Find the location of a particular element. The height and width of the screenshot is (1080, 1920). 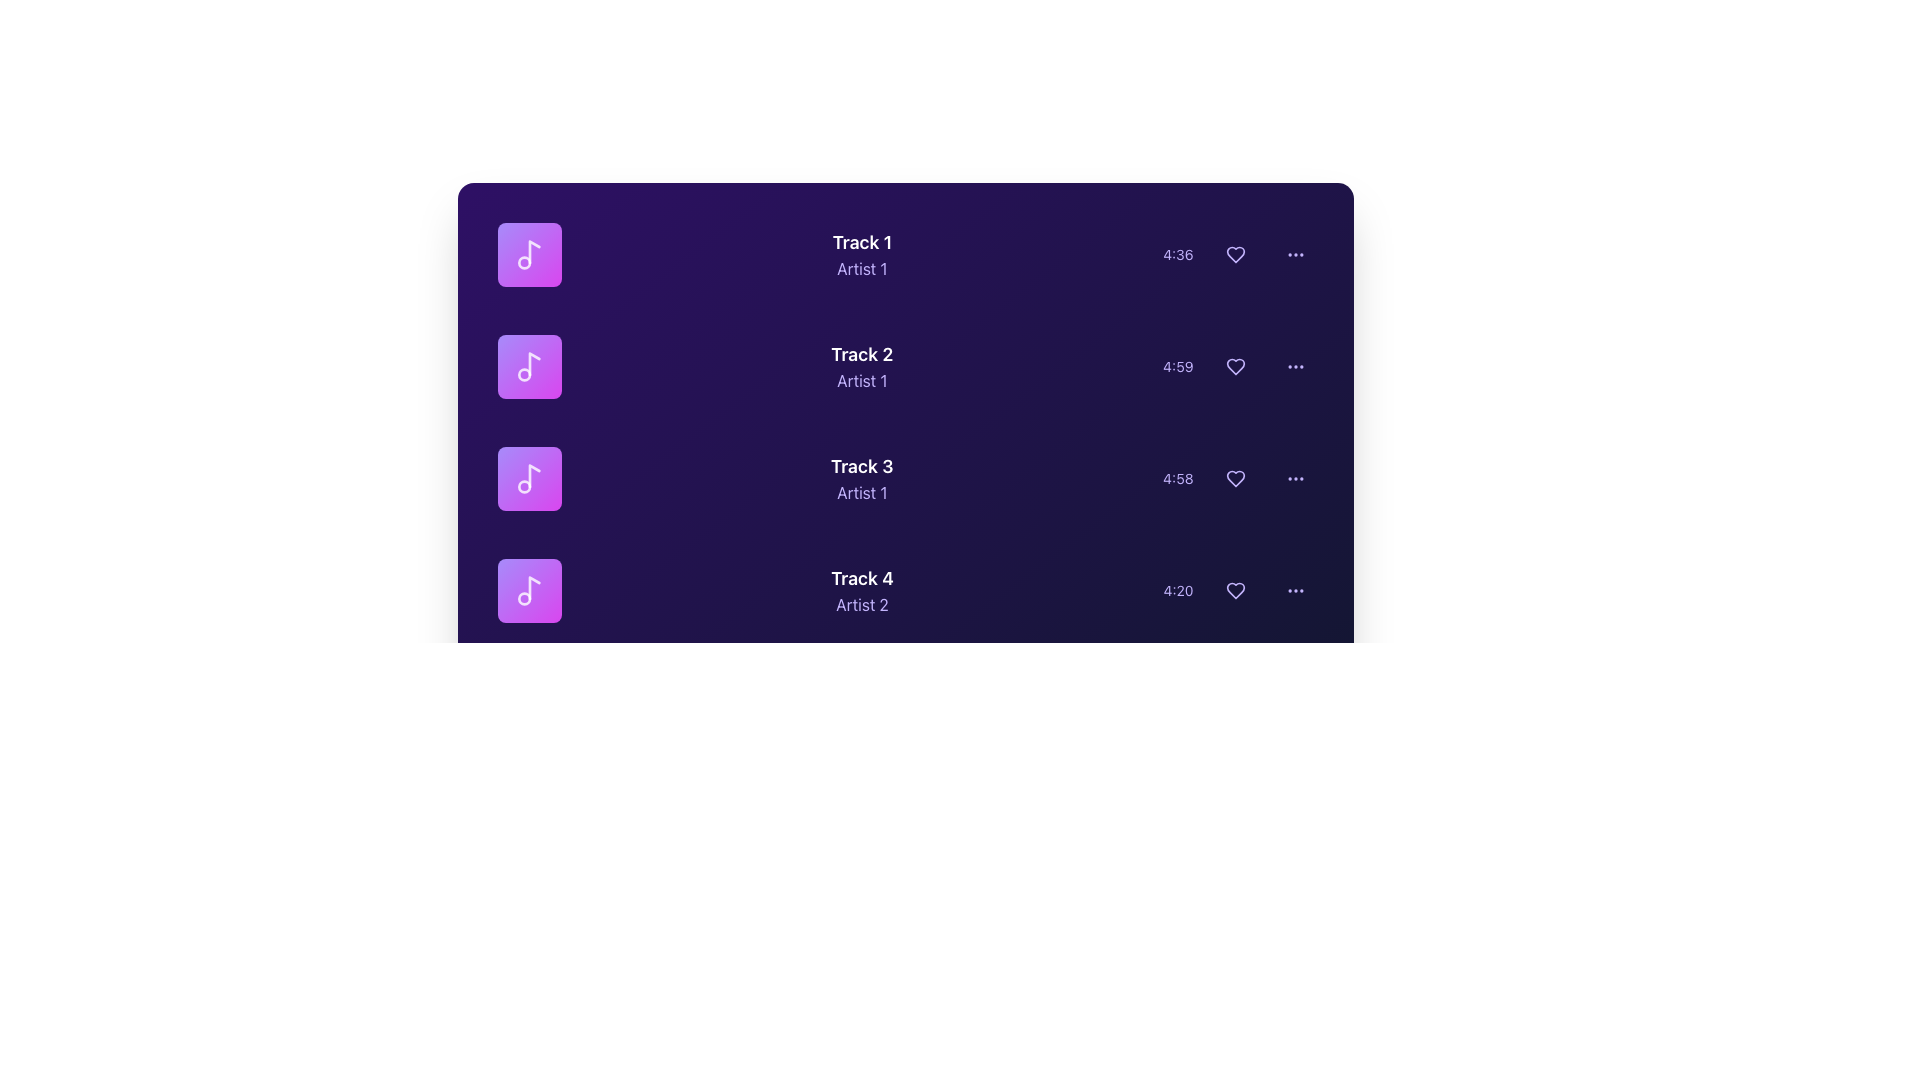

the musical note icon with a gradient purple background, located at the top of the vertical stack on the left side of the interface, associated with 'Track 1 Artist 1' is located at coordinates (529, 253).